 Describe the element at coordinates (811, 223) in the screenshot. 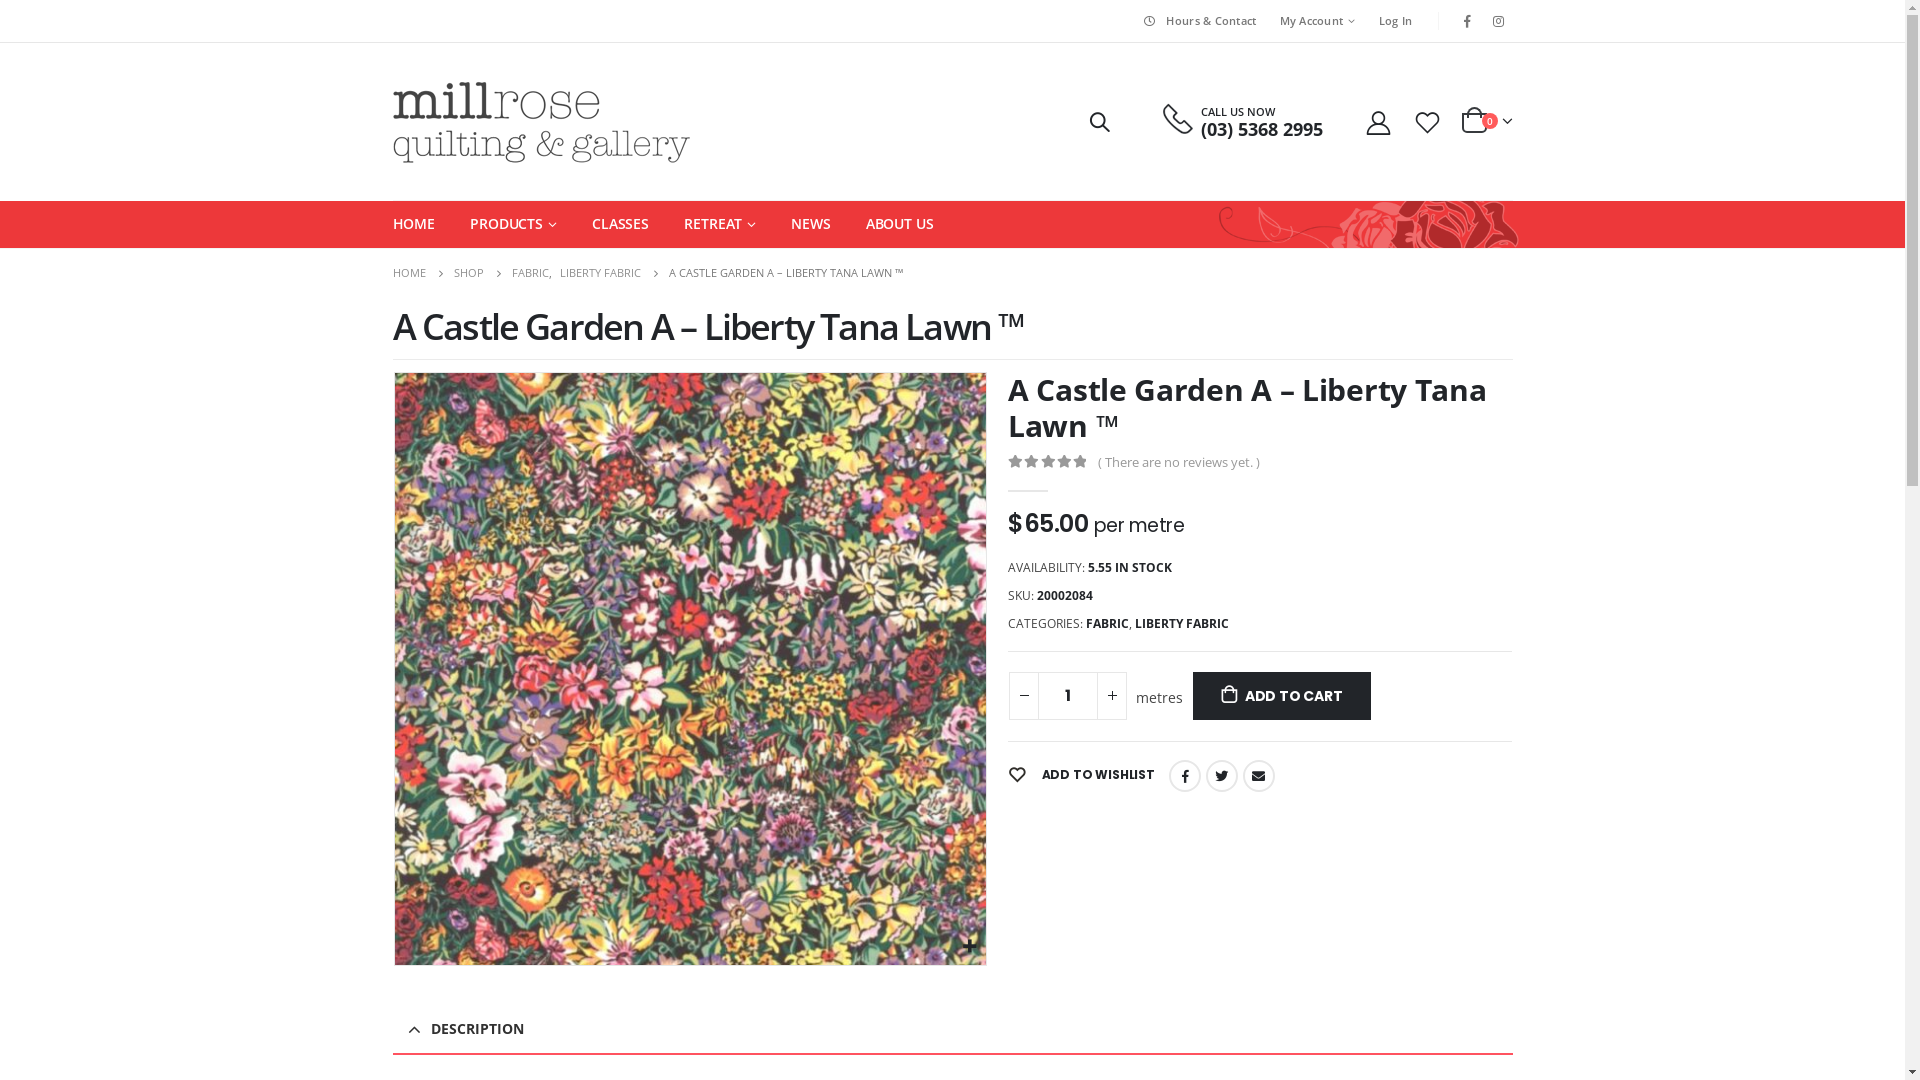

I see `'NEWS'` at that location.